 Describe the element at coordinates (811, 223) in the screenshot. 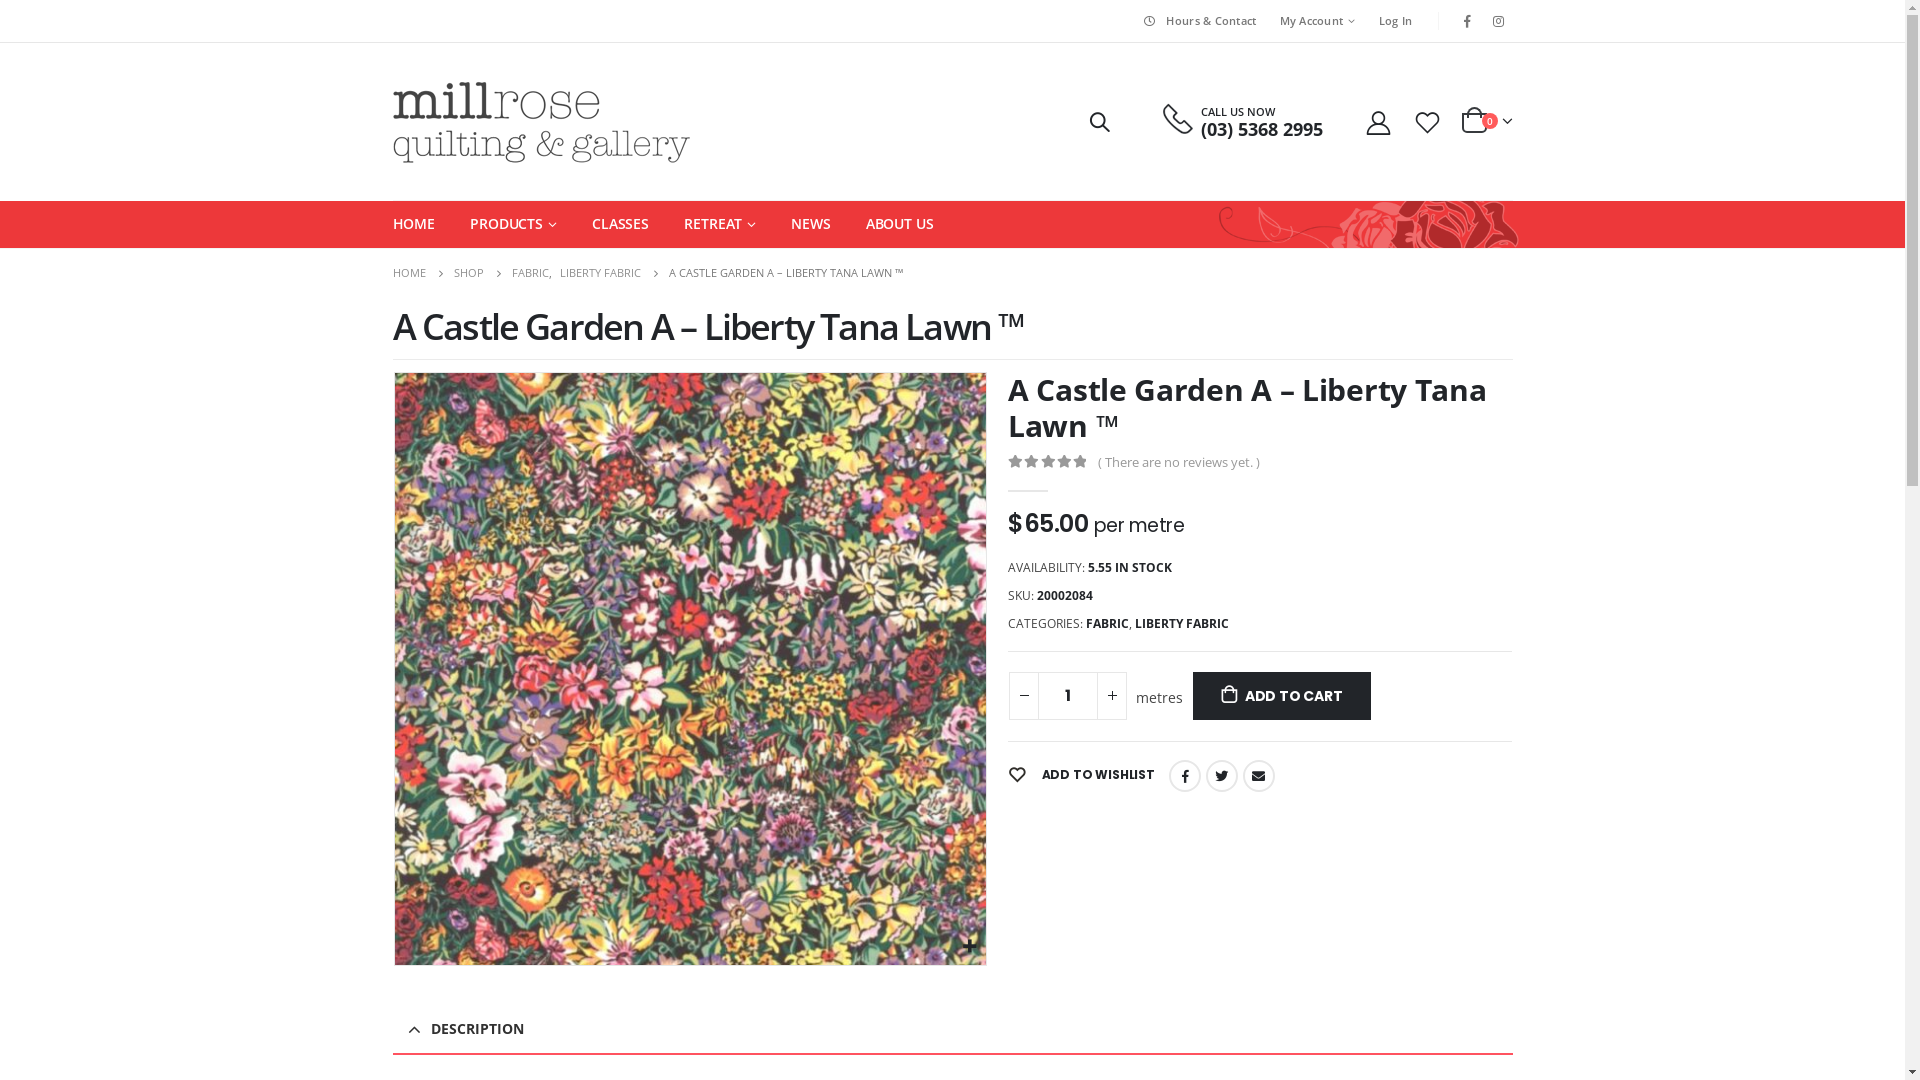

I see `'NEWS'` at that location.